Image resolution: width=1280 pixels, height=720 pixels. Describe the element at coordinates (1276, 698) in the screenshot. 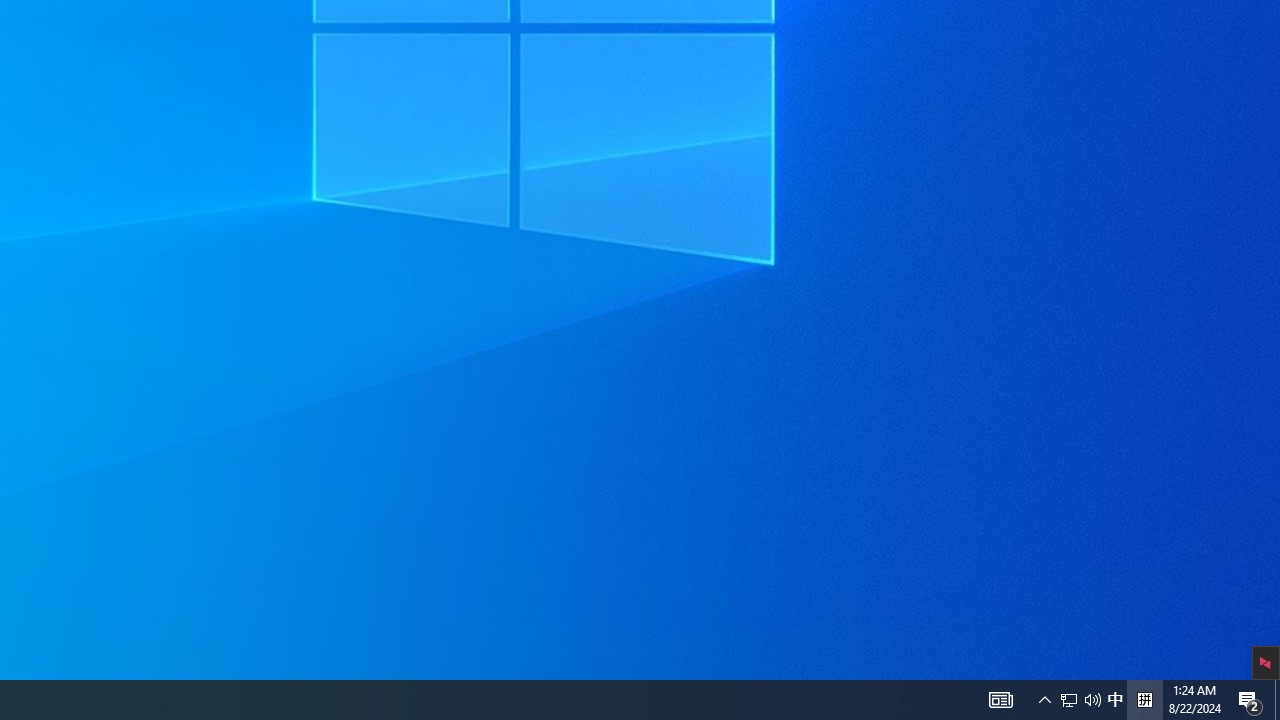

I see `'Show desktop'` at that location.